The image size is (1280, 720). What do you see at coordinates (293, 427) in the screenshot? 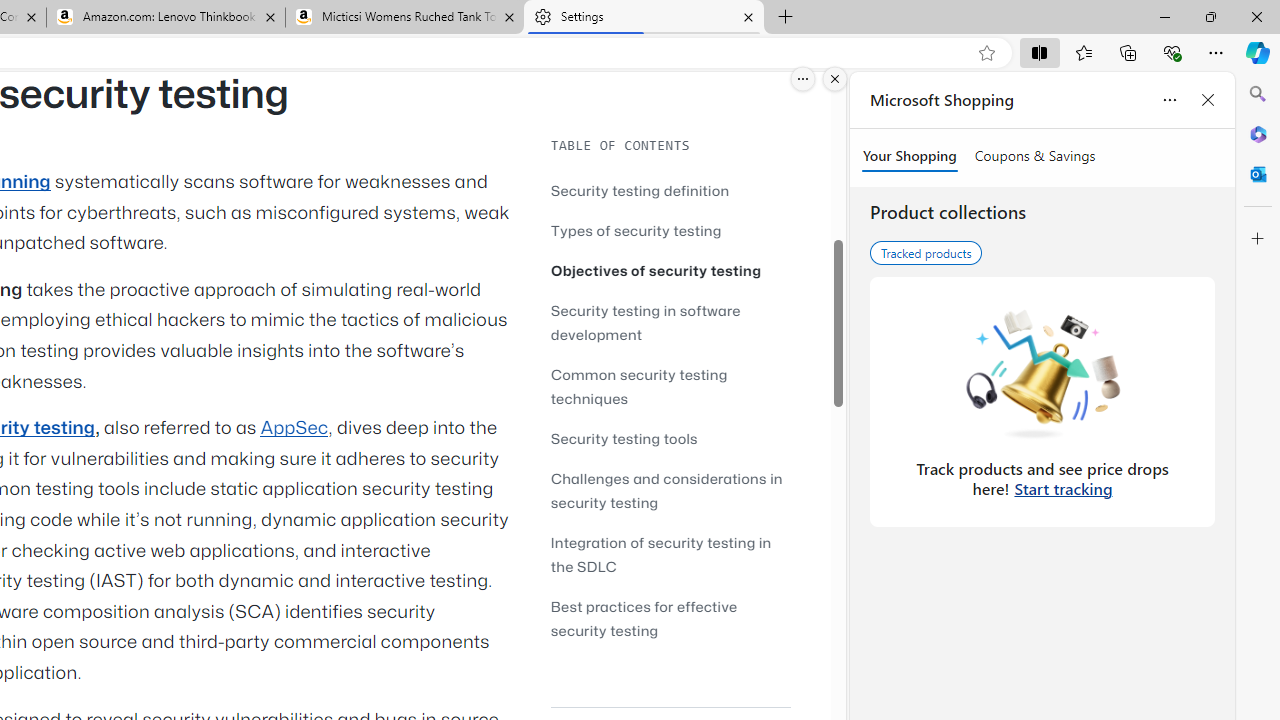
I see `'AppSec'` at bounding box center [293, 427].